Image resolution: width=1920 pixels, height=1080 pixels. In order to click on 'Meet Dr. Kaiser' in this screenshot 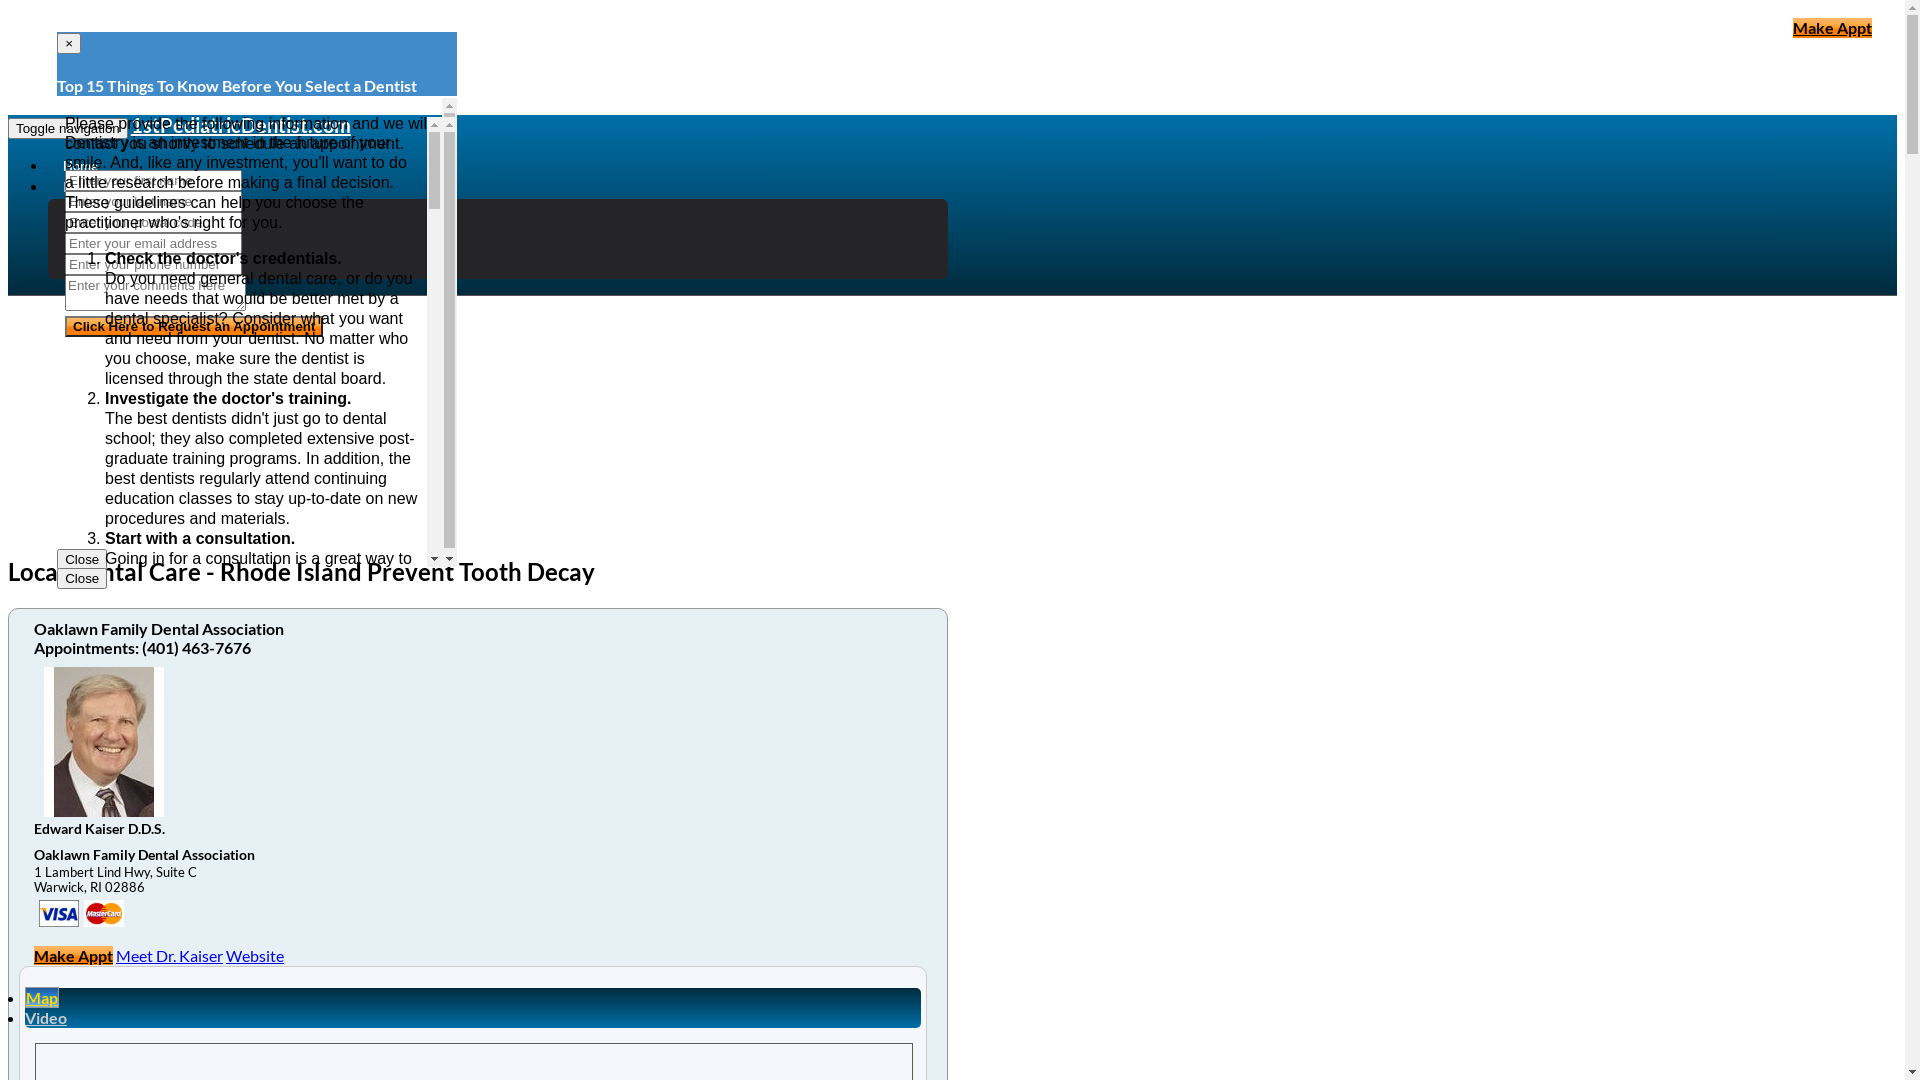, I will do `click(169, 954)`.